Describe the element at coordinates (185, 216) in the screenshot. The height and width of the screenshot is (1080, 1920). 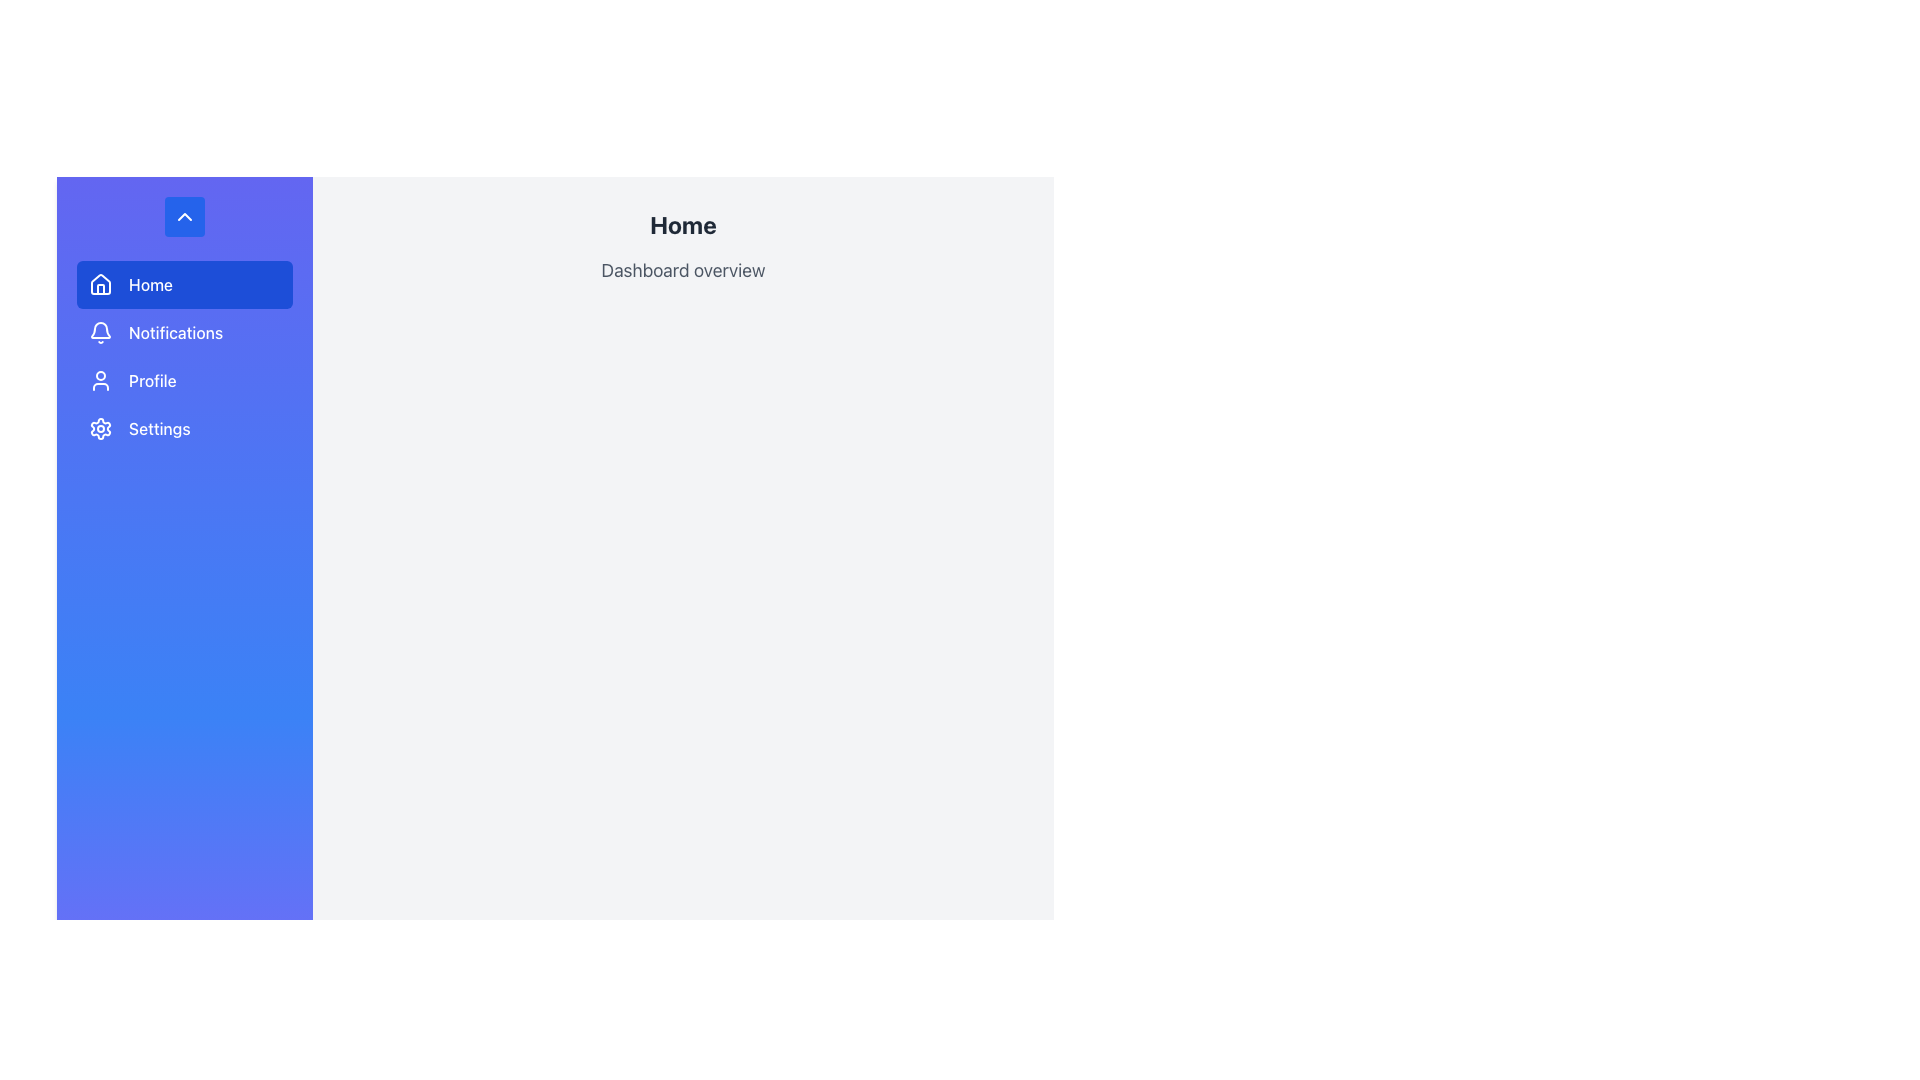
I see `the upward-pointing chevron icon located inside a rounded rectangular button with a blue background at the top of the vertical sidebar on the left of the application interface` at that location.